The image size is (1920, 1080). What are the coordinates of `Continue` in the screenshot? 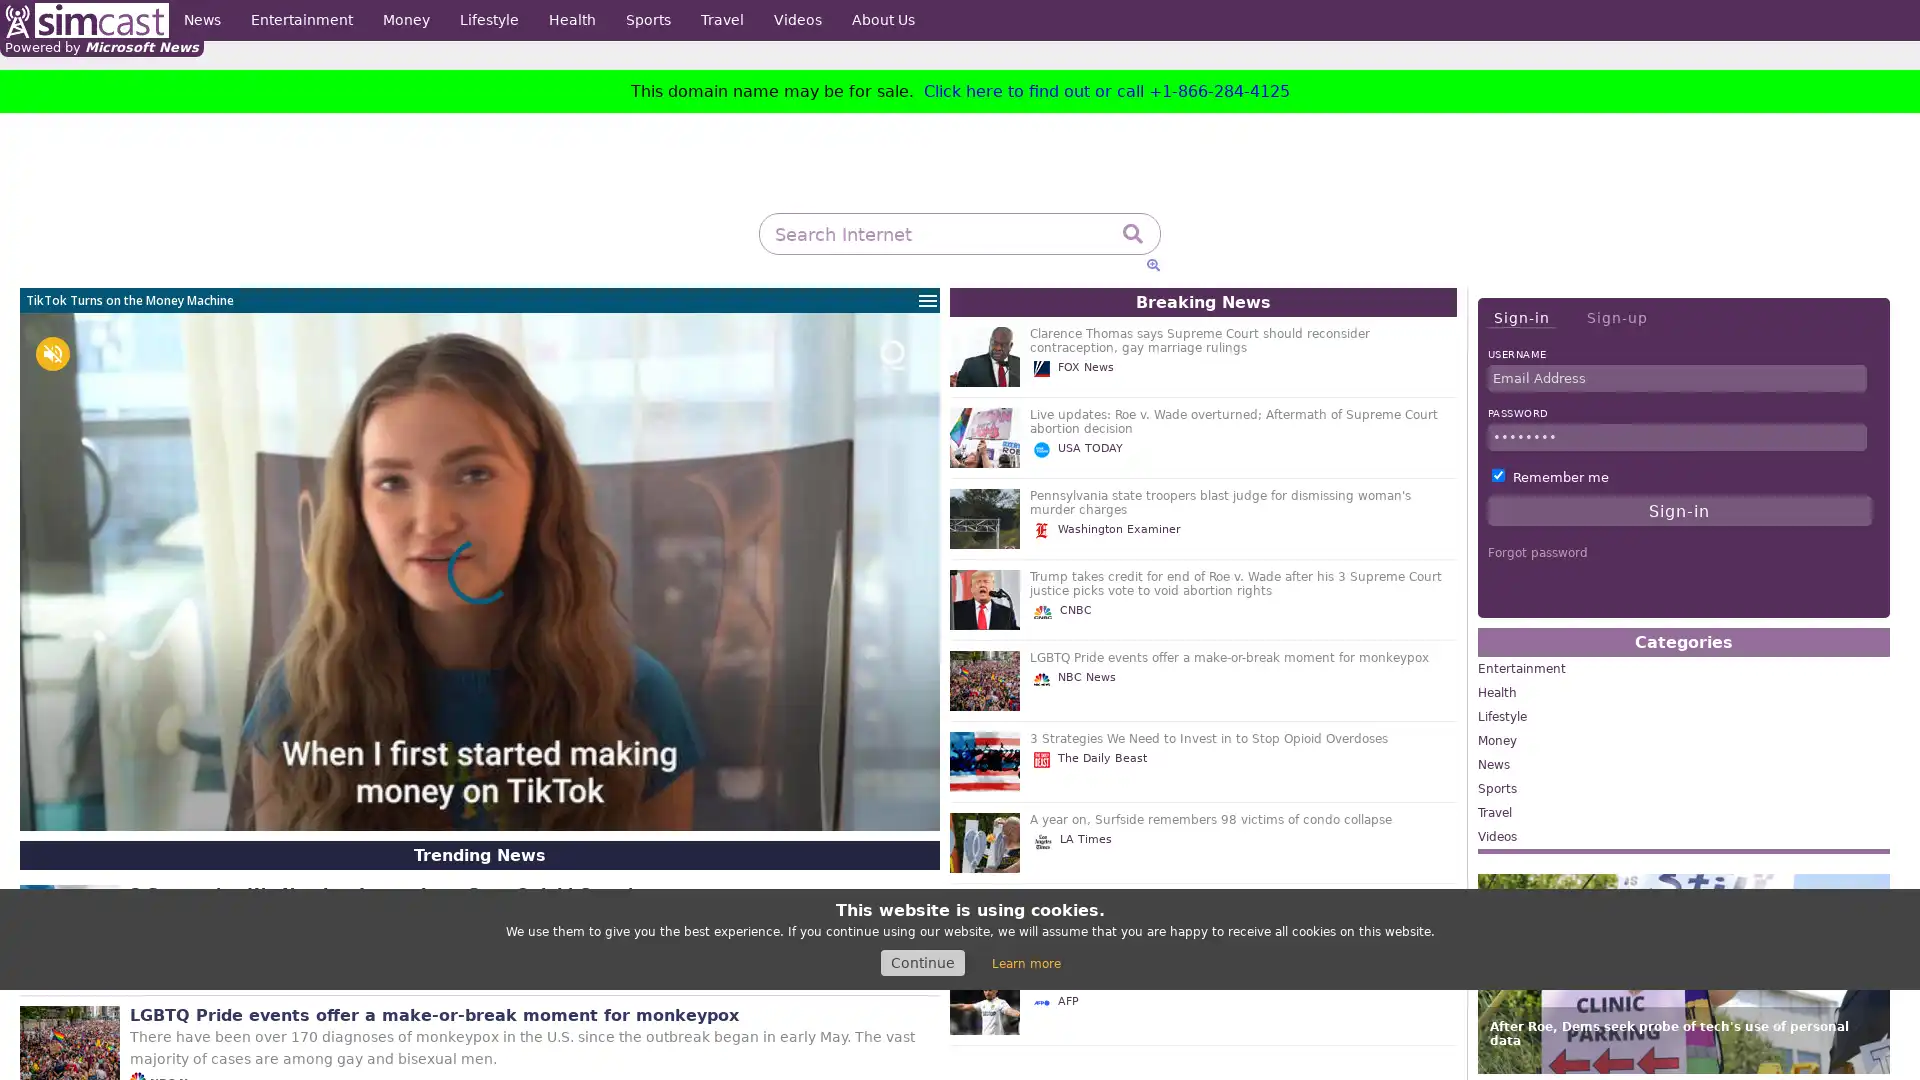 It's located at (921, 962).